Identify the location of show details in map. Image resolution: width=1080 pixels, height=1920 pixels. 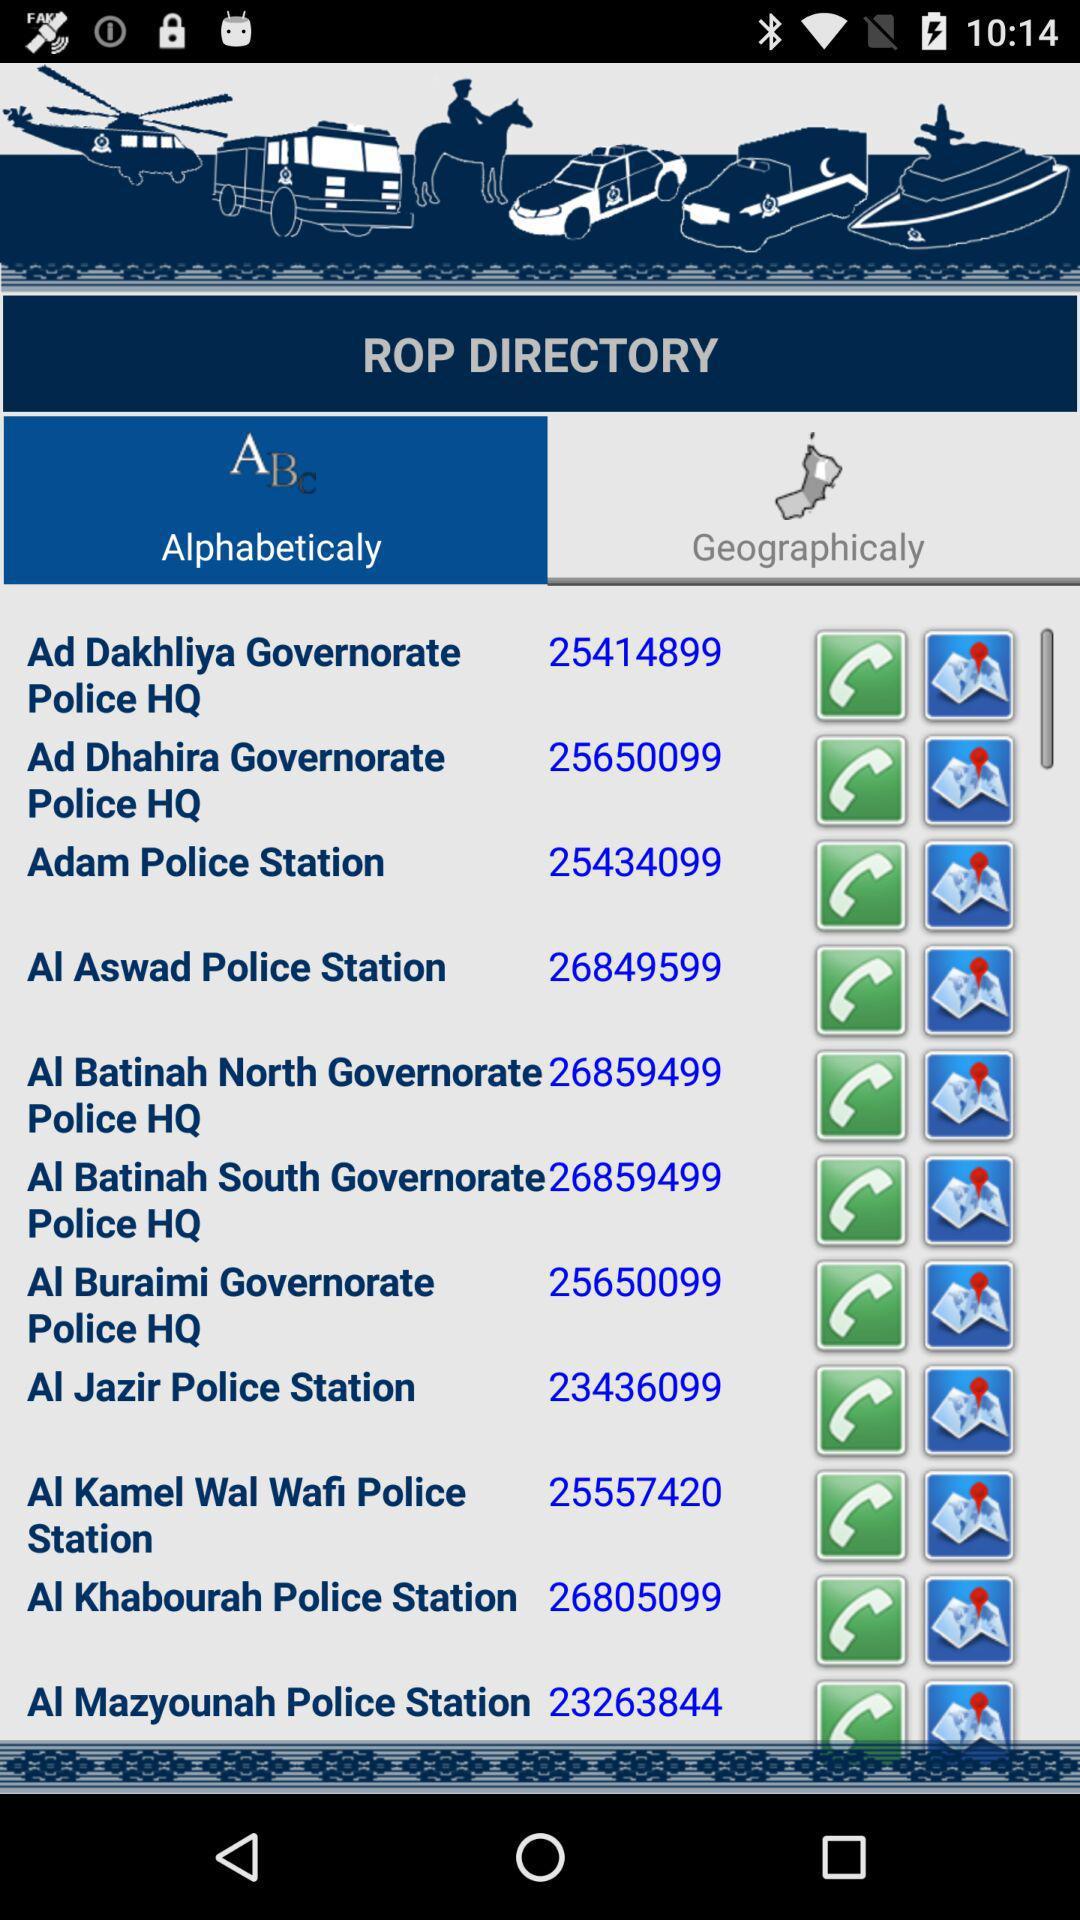
(967, 1095).